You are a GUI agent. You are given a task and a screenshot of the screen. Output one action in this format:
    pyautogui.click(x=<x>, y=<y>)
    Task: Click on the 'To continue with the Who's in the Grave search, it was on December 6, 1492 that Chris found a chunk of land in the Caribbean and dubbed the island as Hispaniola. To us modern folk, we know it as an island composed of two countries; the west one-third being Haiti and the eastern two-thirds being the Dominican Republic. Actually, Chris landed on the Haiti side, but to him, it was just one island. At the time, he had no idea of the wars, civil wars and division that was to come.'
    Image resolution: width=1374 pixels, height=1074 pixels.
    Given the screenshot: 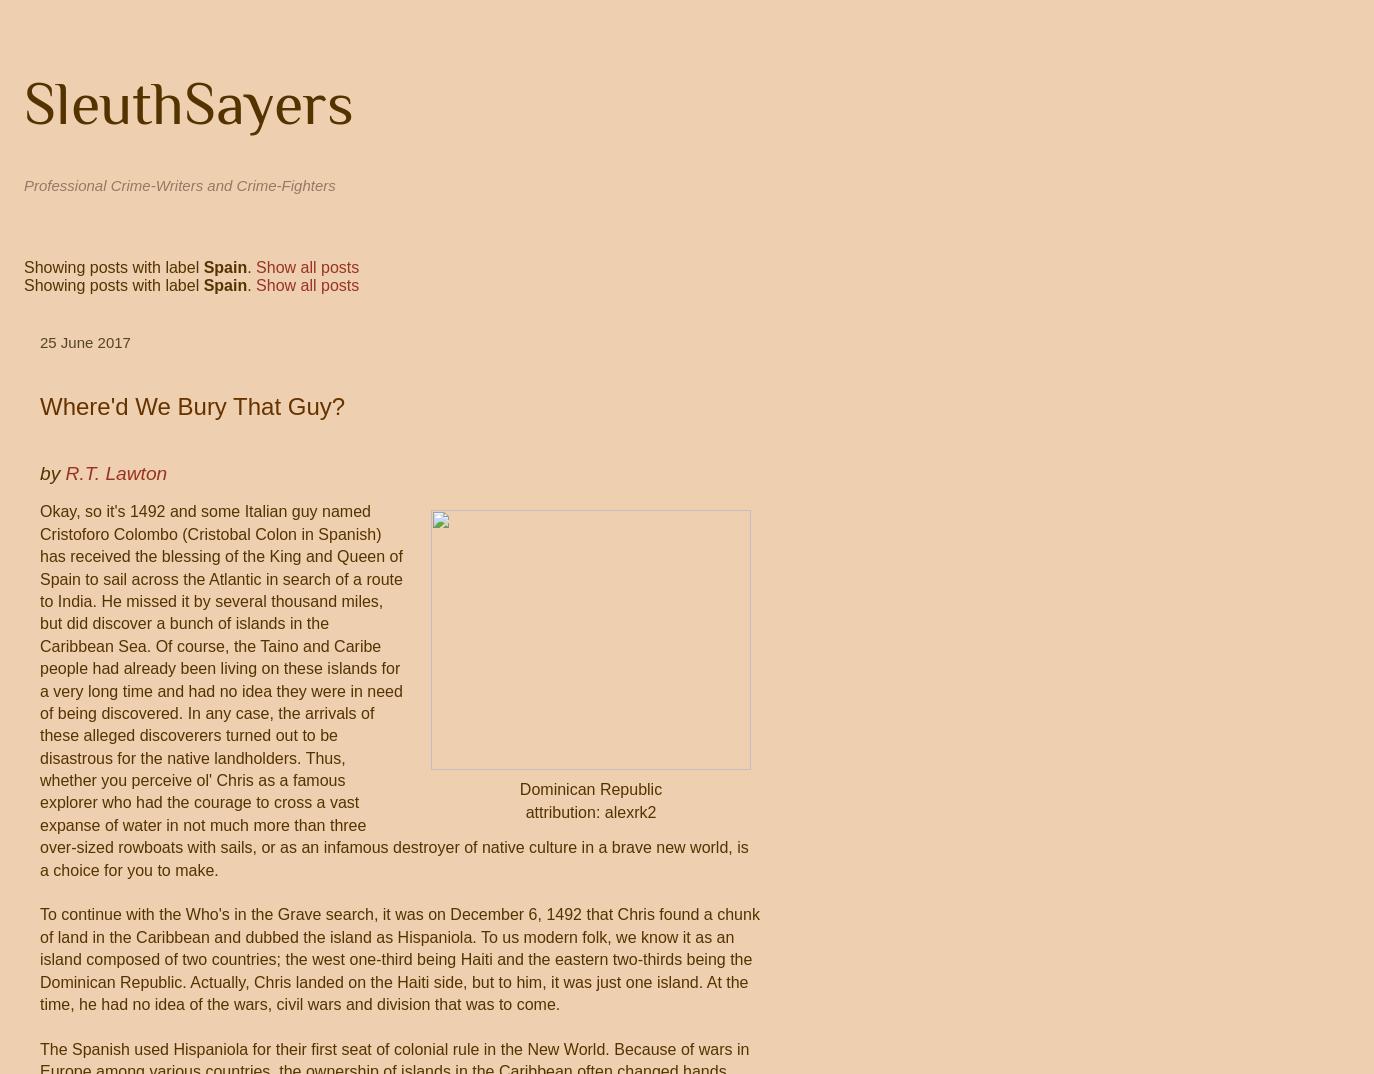 What is the action you would take?
    pyautogui.click(x=399, y=958)
    